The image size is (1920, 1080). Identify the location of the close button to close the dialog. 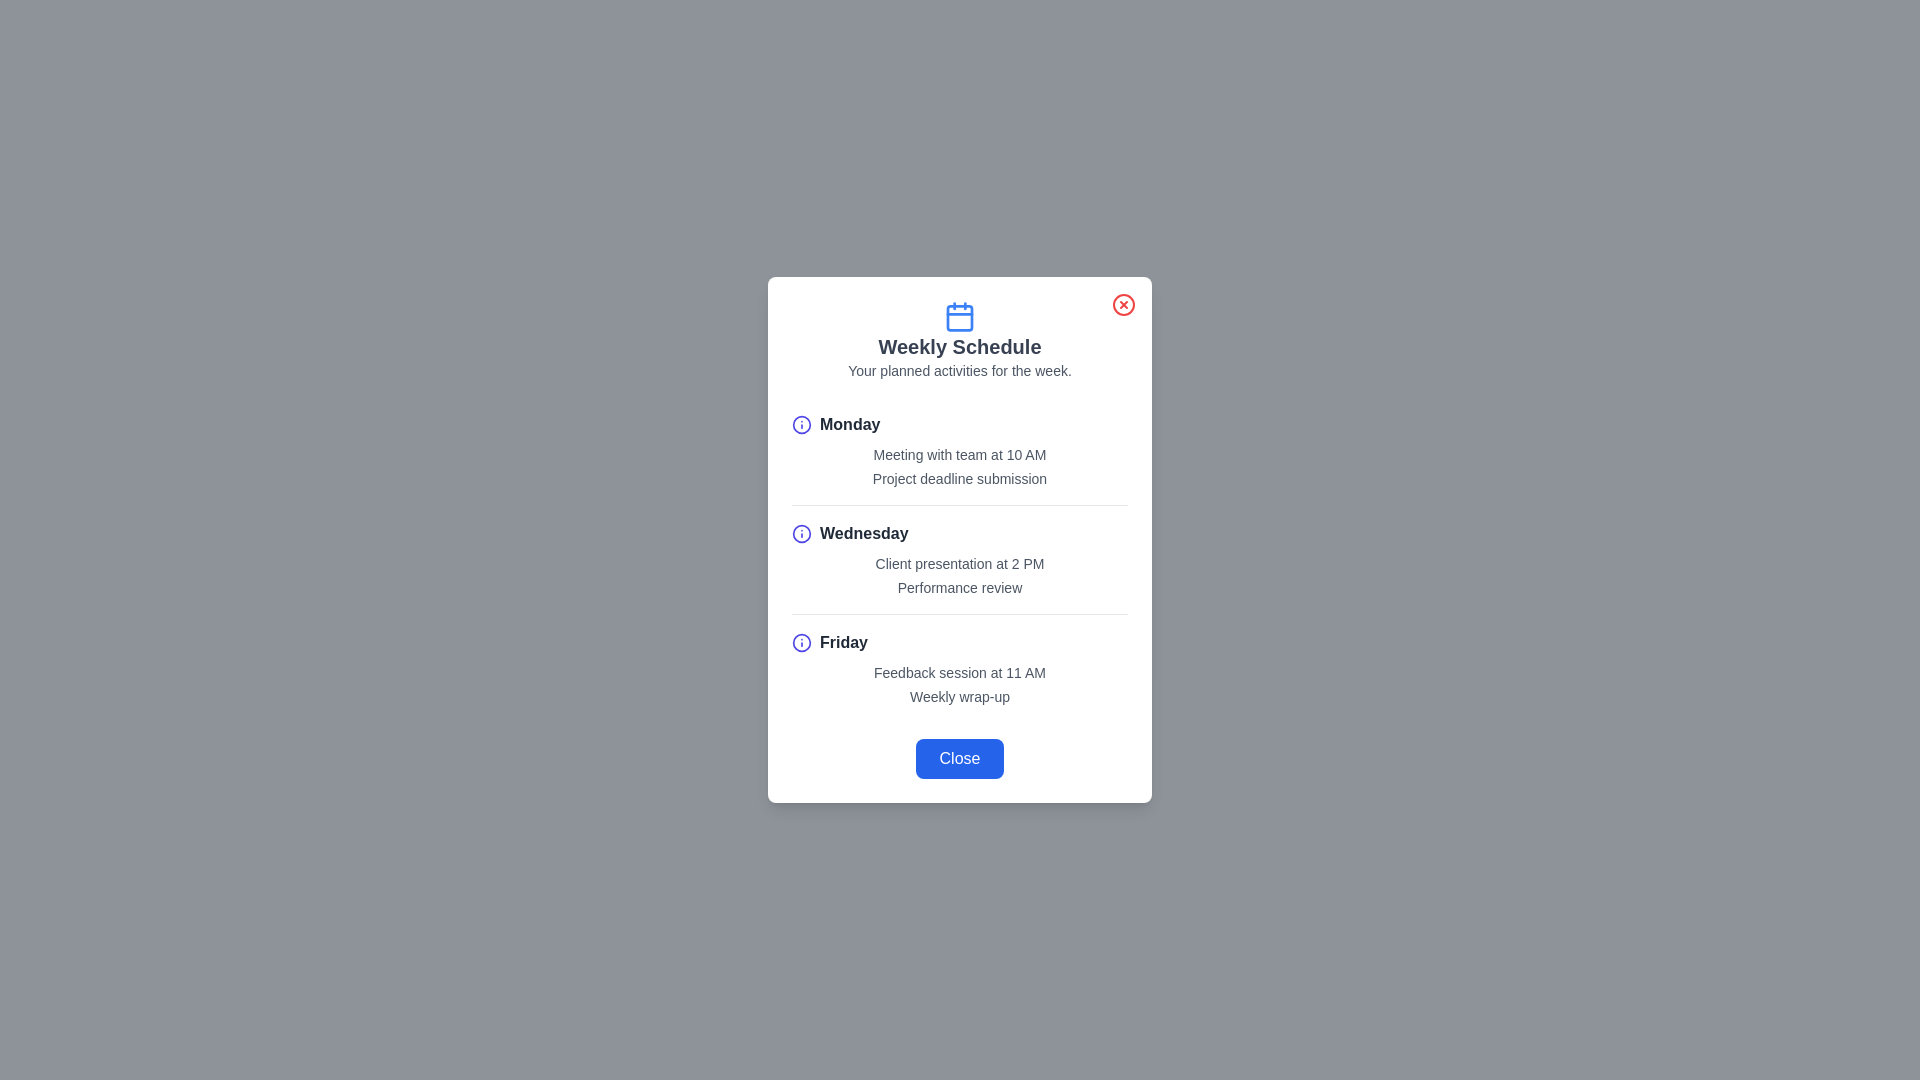
(1123, 304).